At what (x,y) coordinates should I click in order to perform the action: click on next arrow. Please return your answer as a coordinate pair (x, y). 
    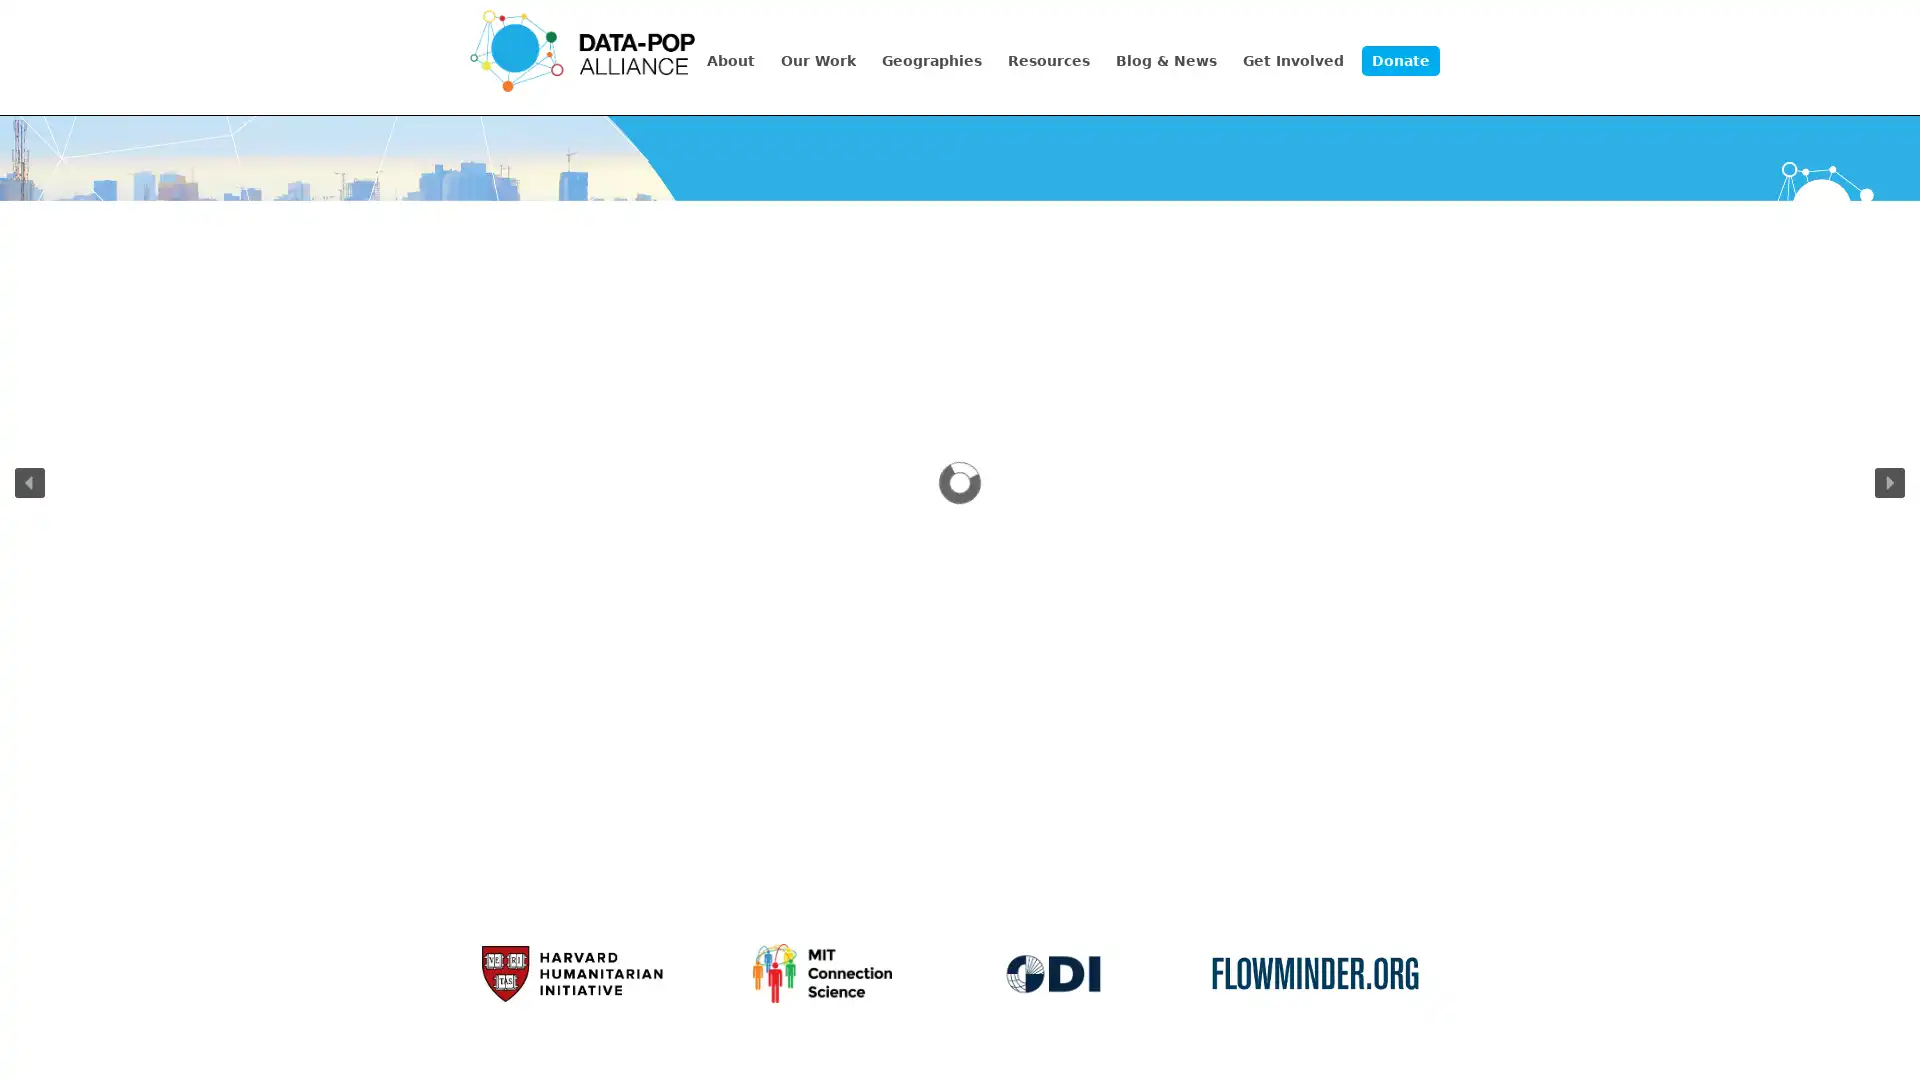
    Looking at the image, I should click on (1889, 482).